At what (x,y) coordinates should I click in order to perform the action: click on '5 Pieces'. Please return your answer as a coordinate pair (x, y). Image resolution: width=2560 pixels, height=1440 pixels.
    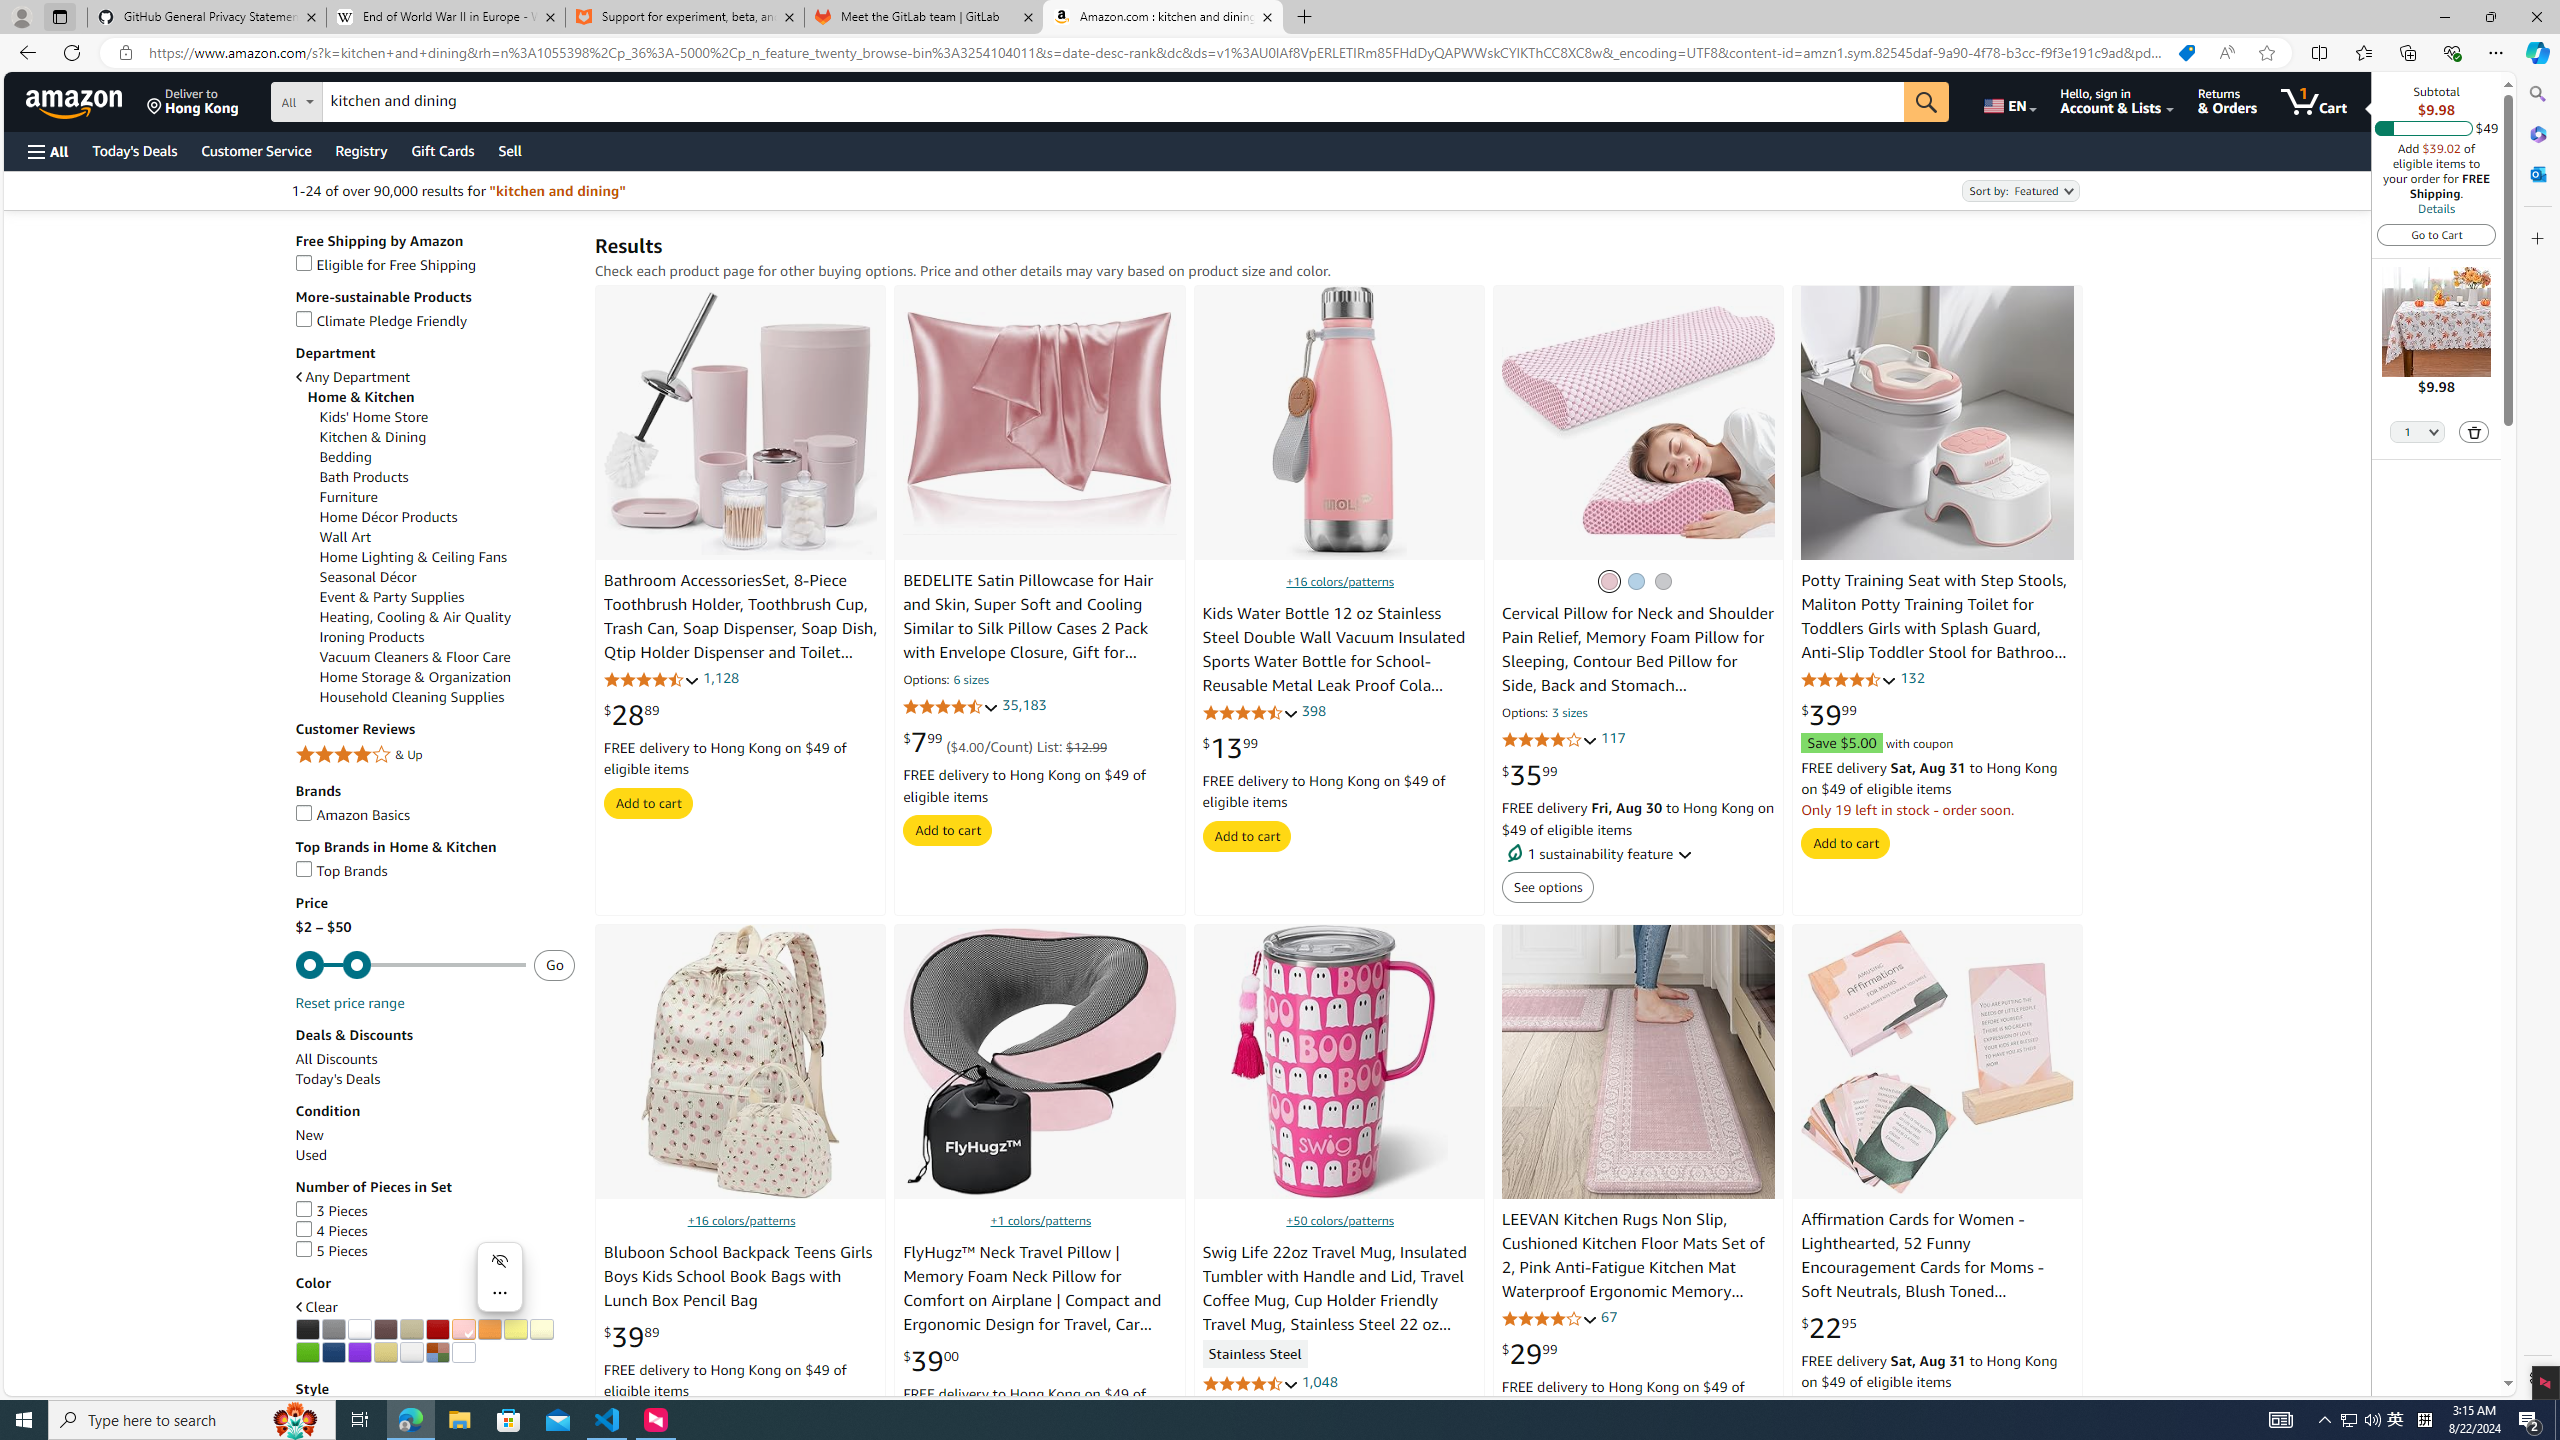
    Looking at the image, I should click on (330, 1251).